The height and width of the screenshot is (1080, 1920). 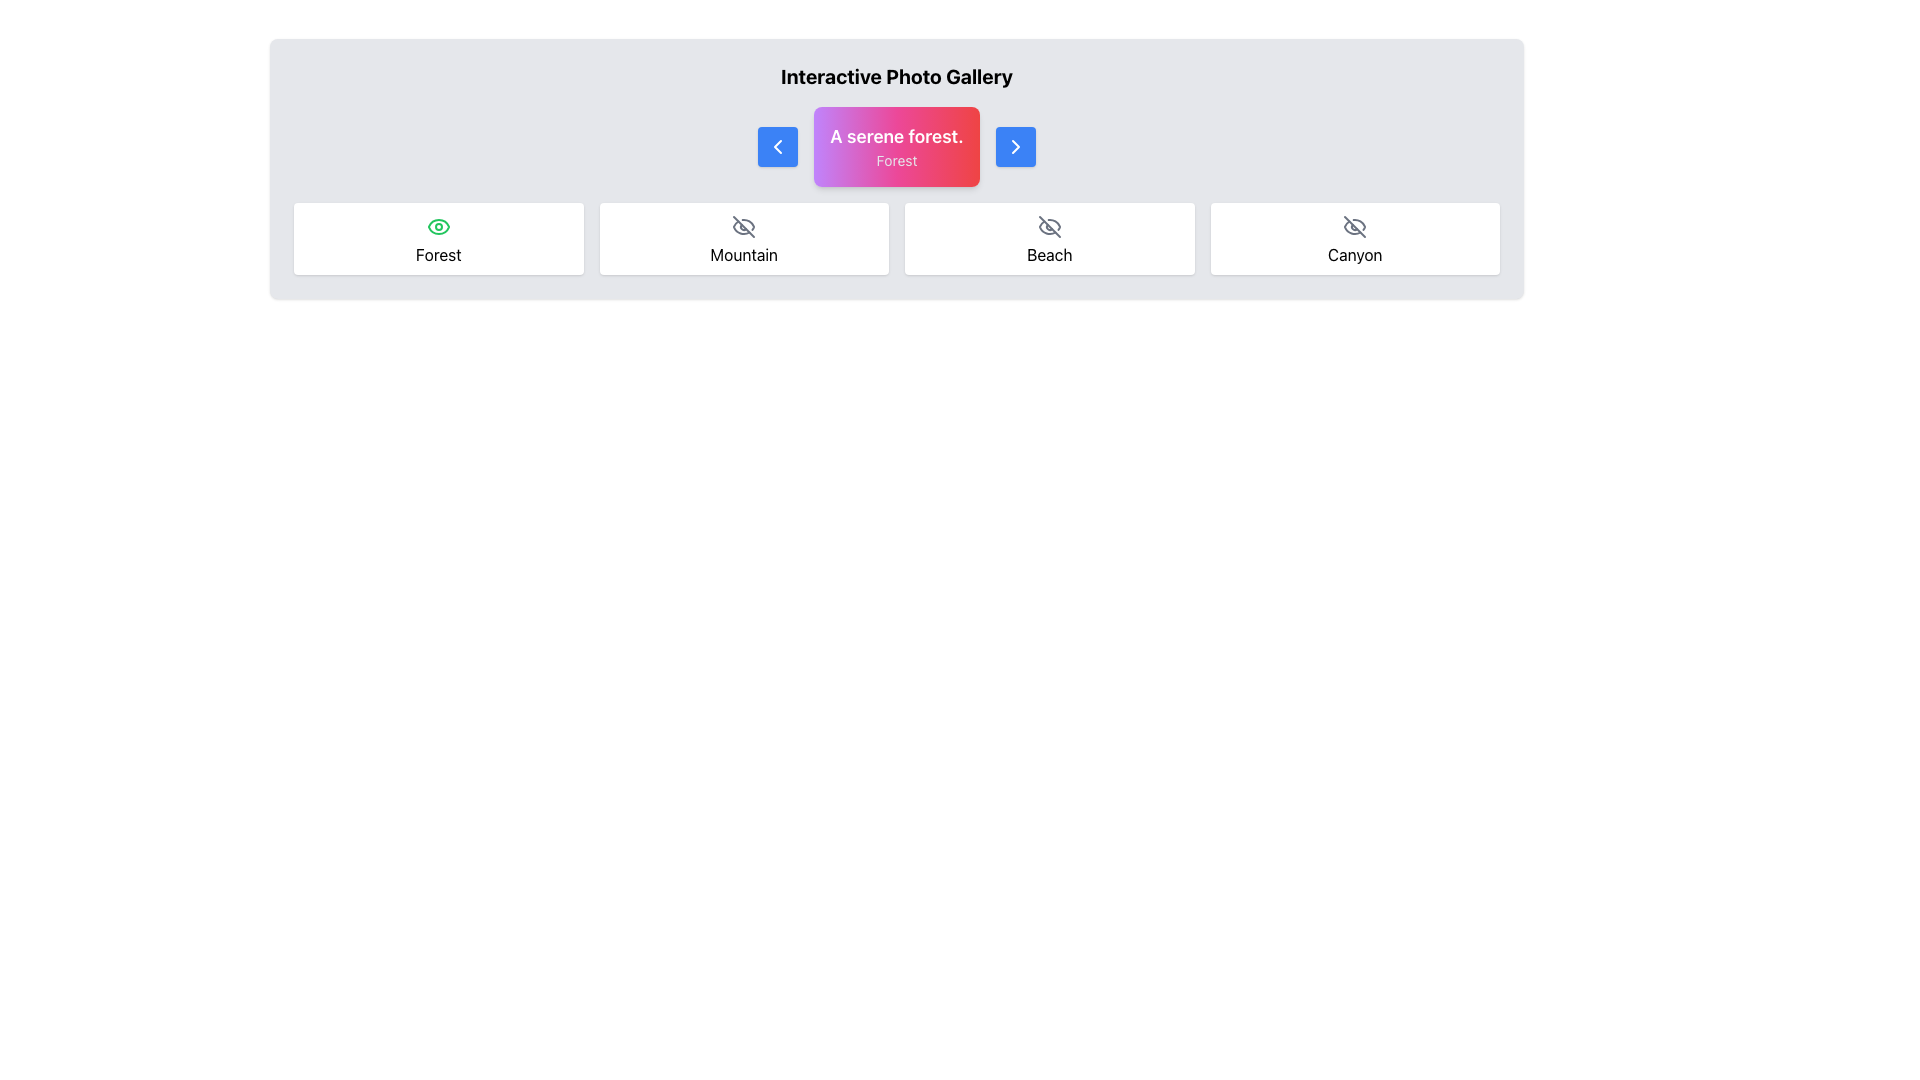 I want to click on the visibility toggle button with an eye icon and a slash, located within the 'Beach' card, so click(x=1048, y=226).